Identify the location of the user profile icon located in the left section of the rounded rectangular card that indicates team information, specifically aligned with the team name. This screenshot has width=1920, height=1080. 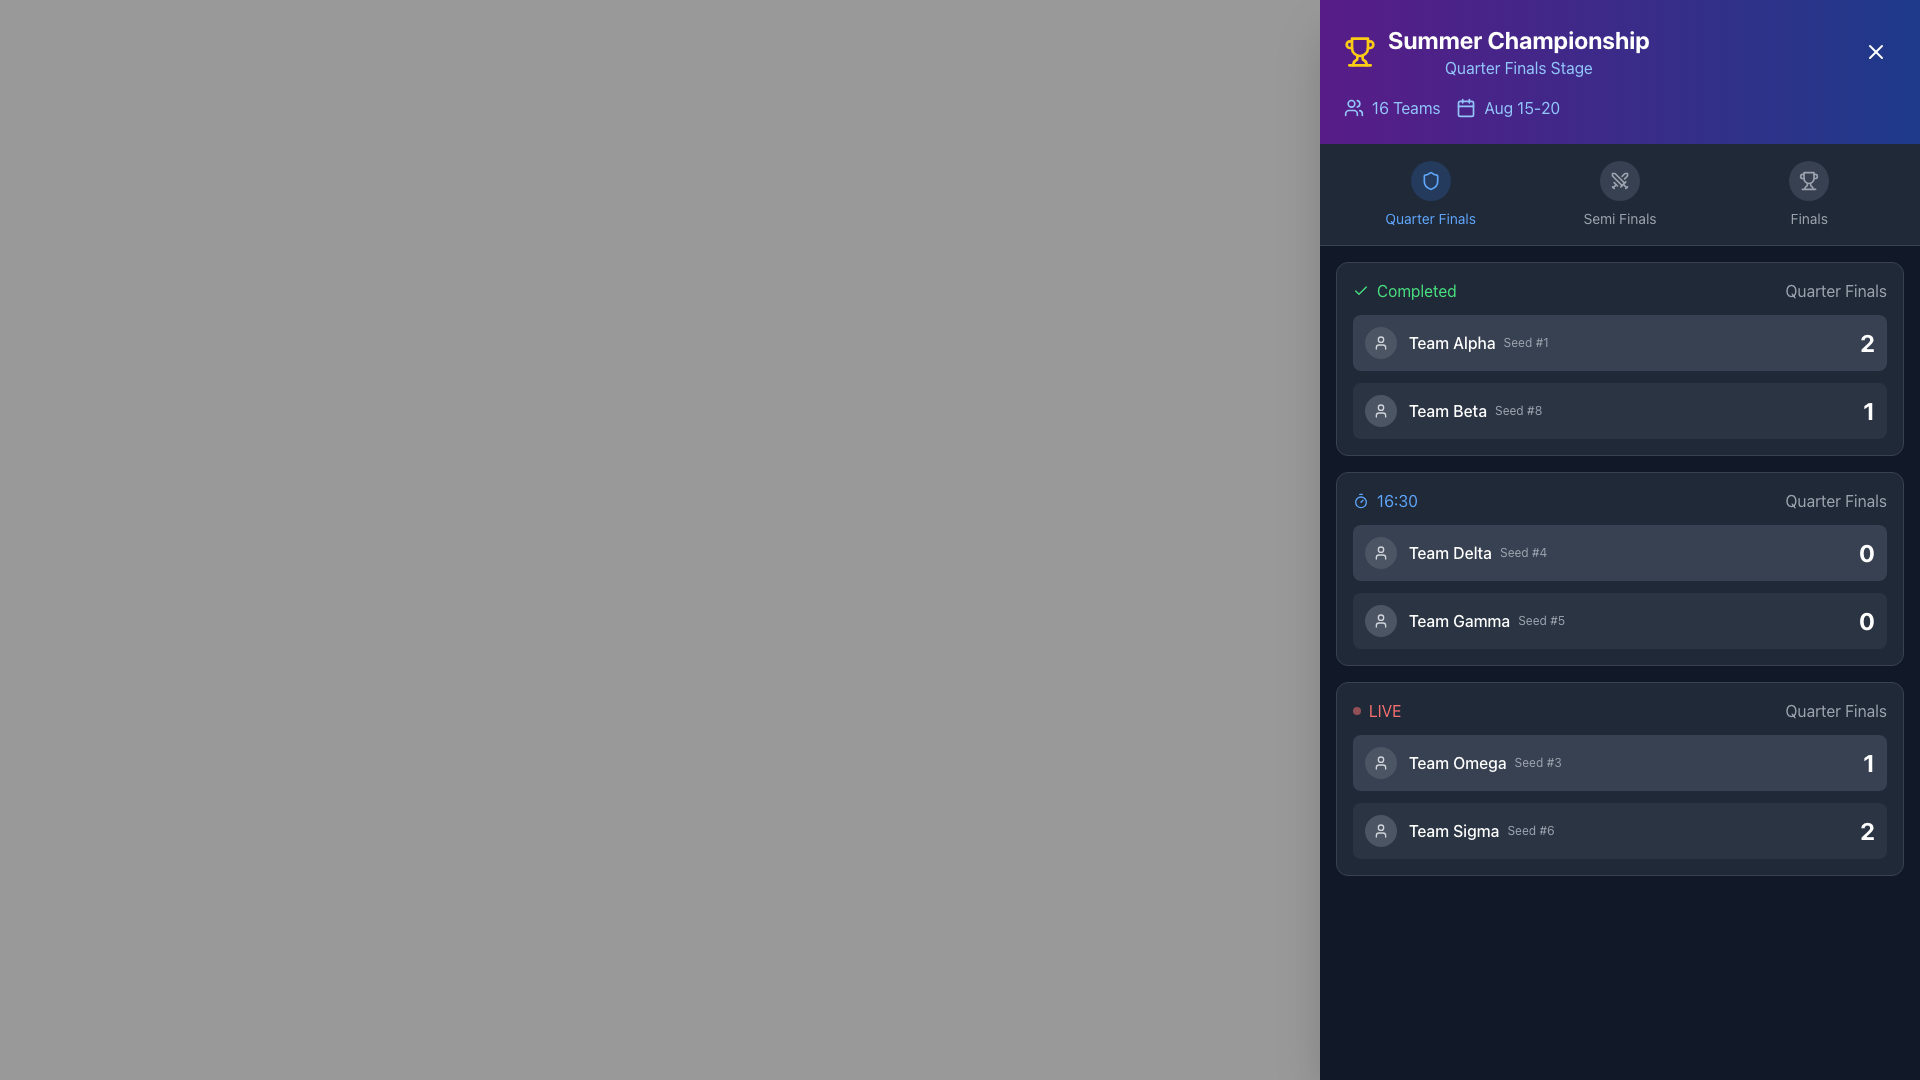
(1380, 410).